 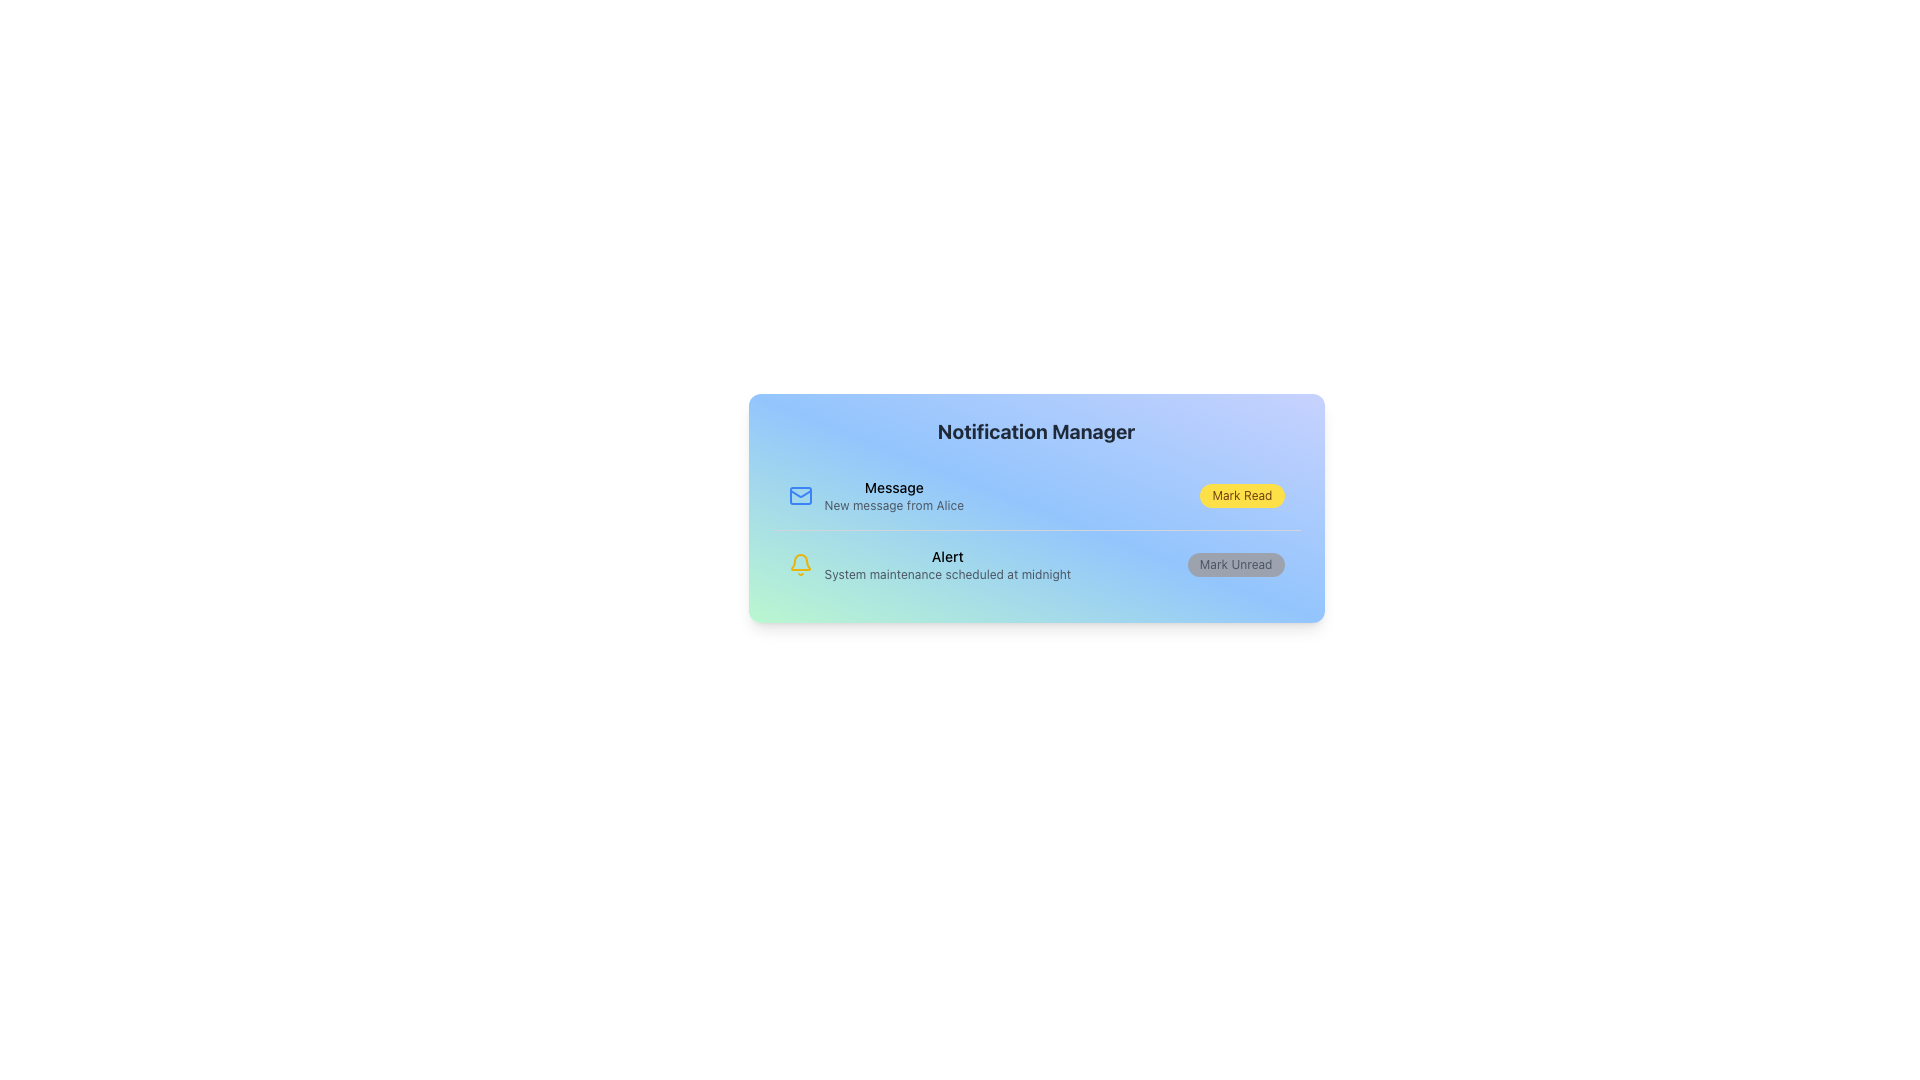 What do you see at coordinates (946, 556) in the screenshot?
I see `the Text Label that indicates the category of the notification, positioned above the detailed message about system maintenance` at bounding box center [946, 556].